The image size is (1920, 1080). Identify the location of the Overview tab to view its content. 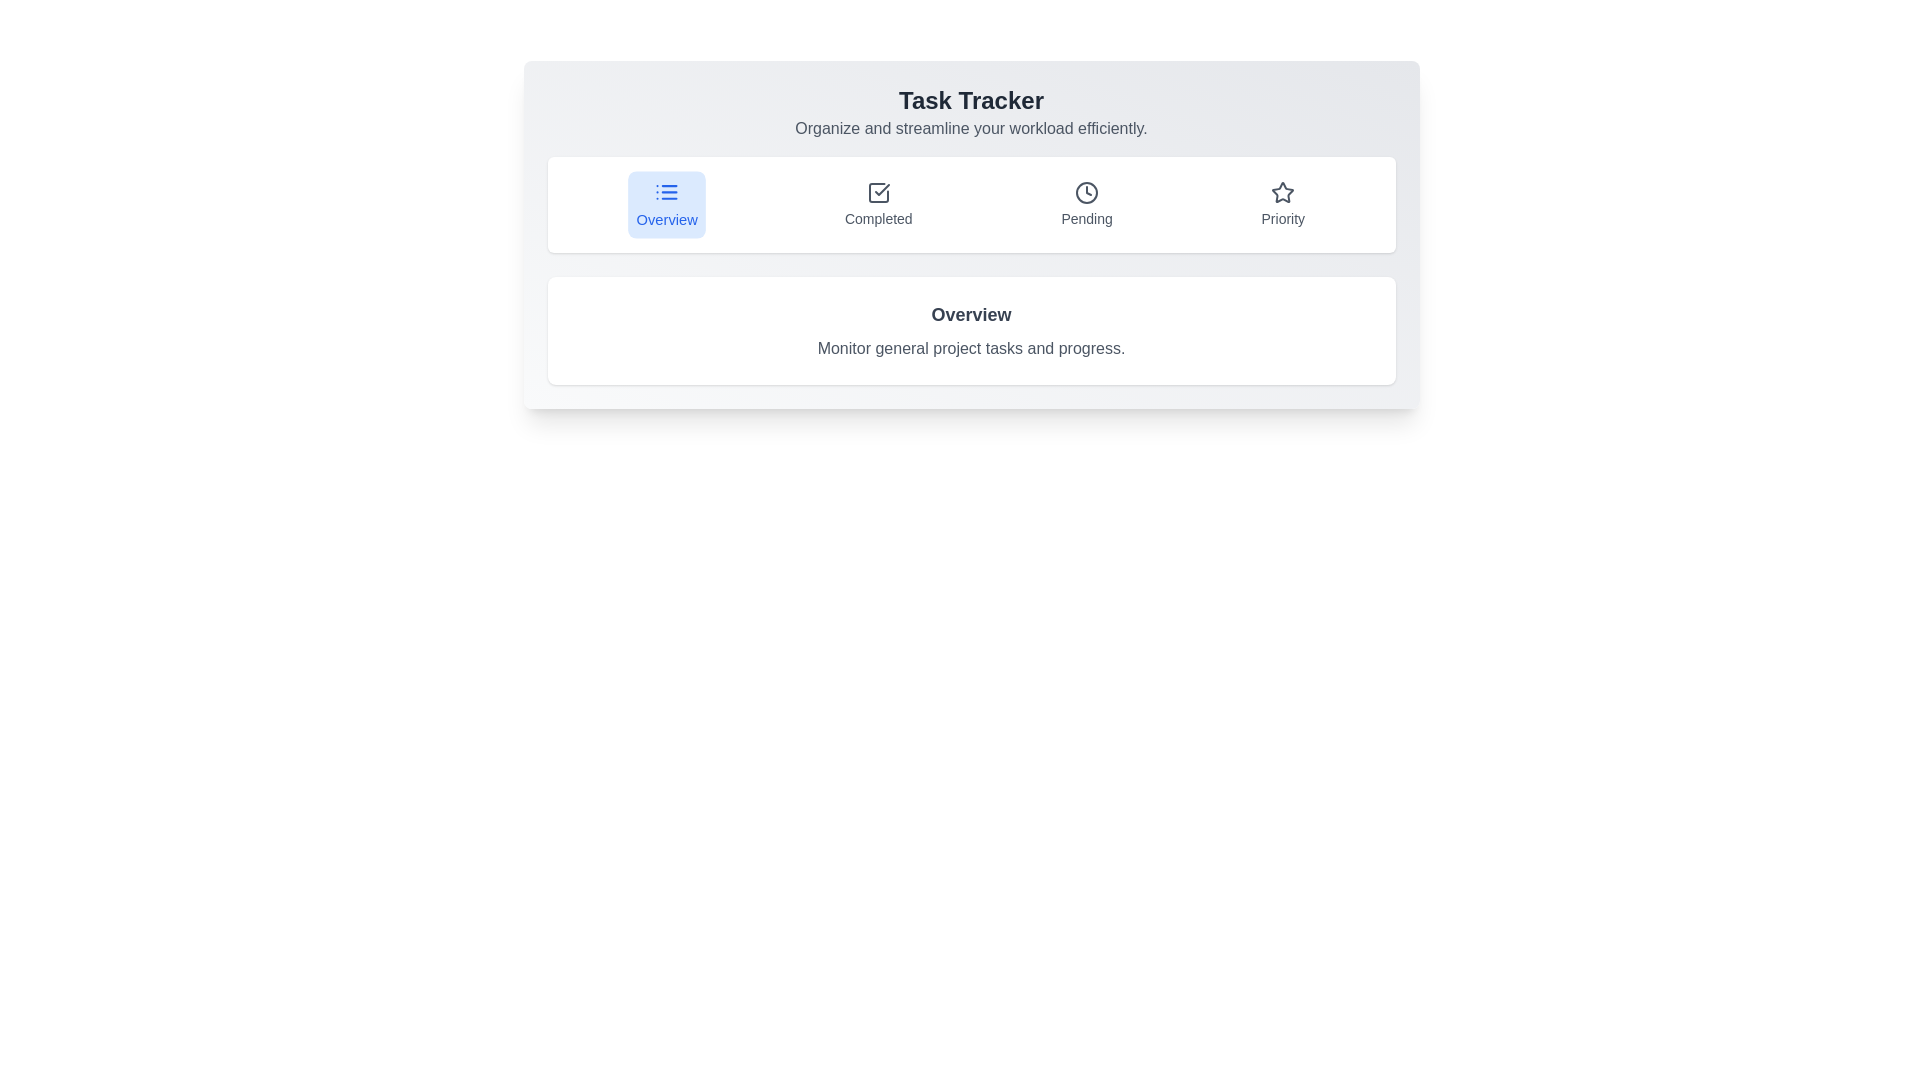
(667, 204).